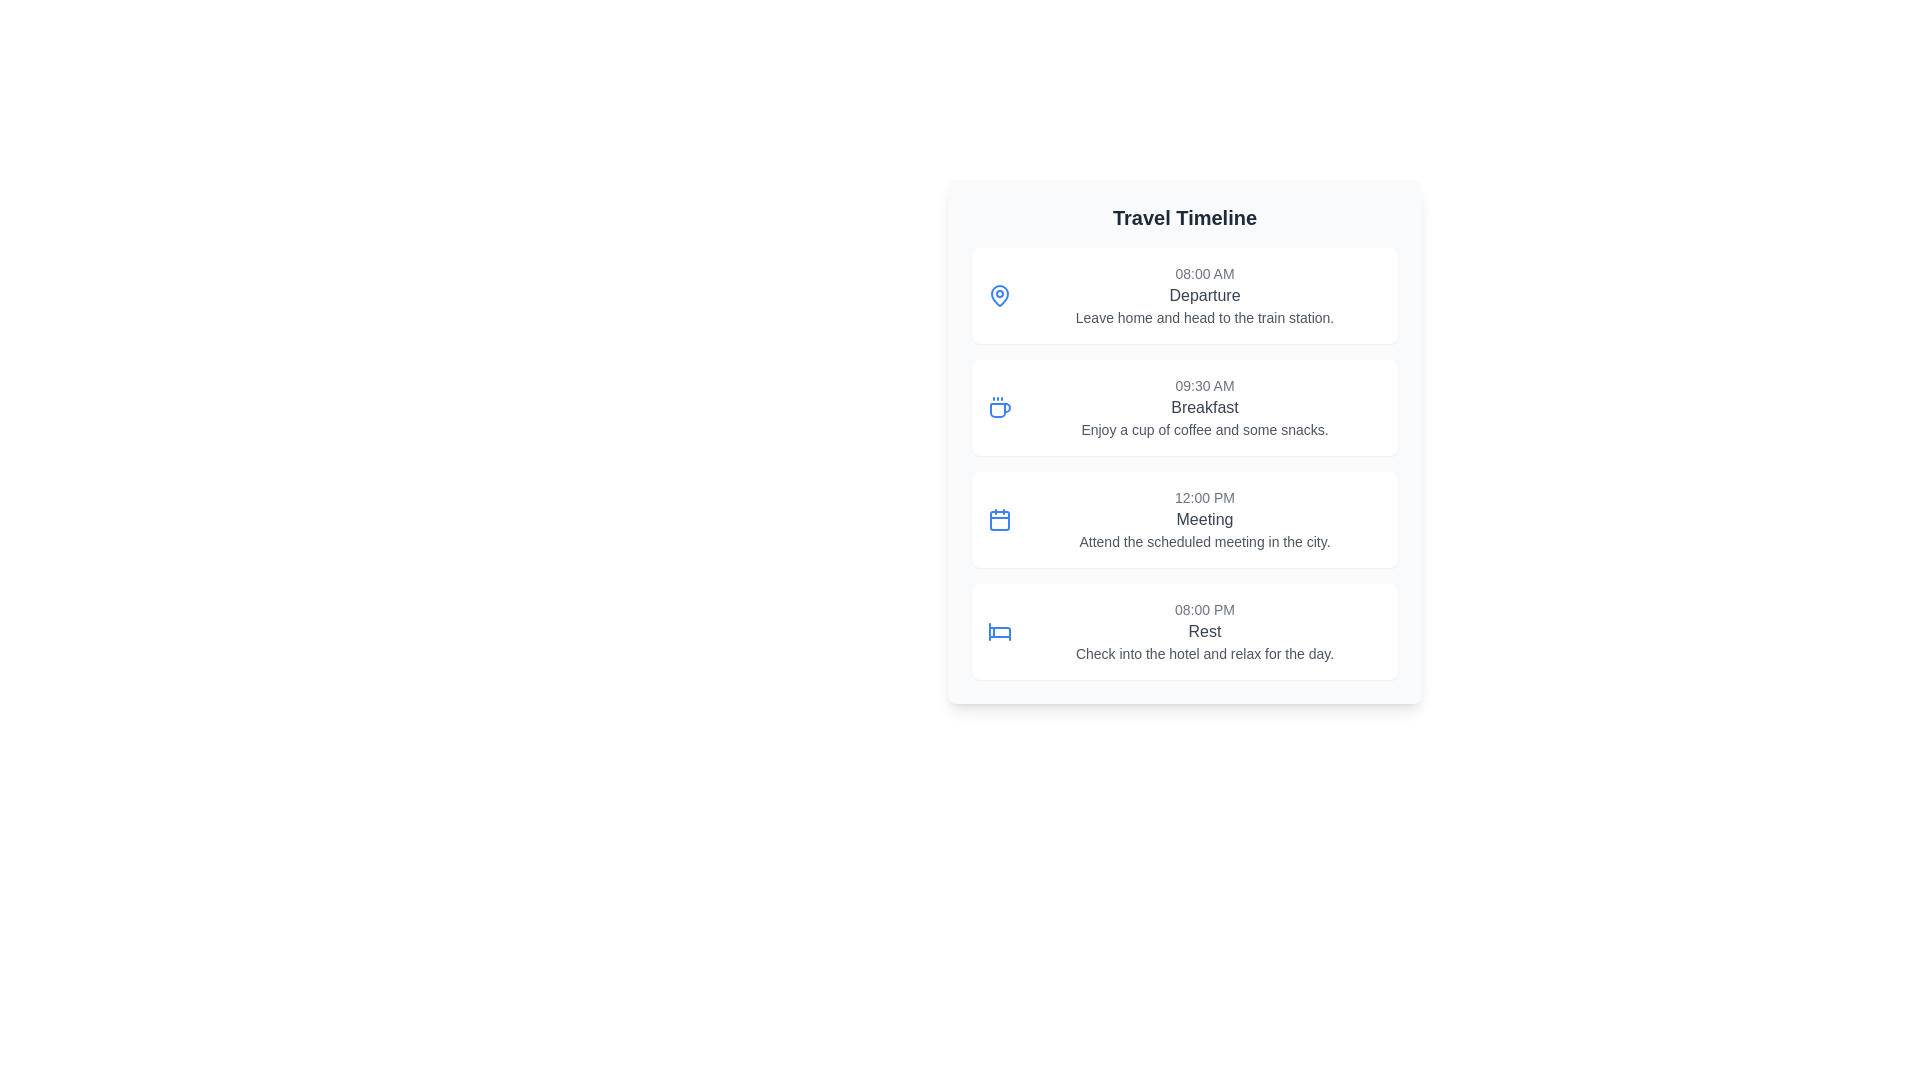  What do you see at coordinates (999, 632) in the screenshot?
I see `the blue-colored bed icon located within the bottom card of the list, which is the first element on the left side` at bounding box center [999, 632].